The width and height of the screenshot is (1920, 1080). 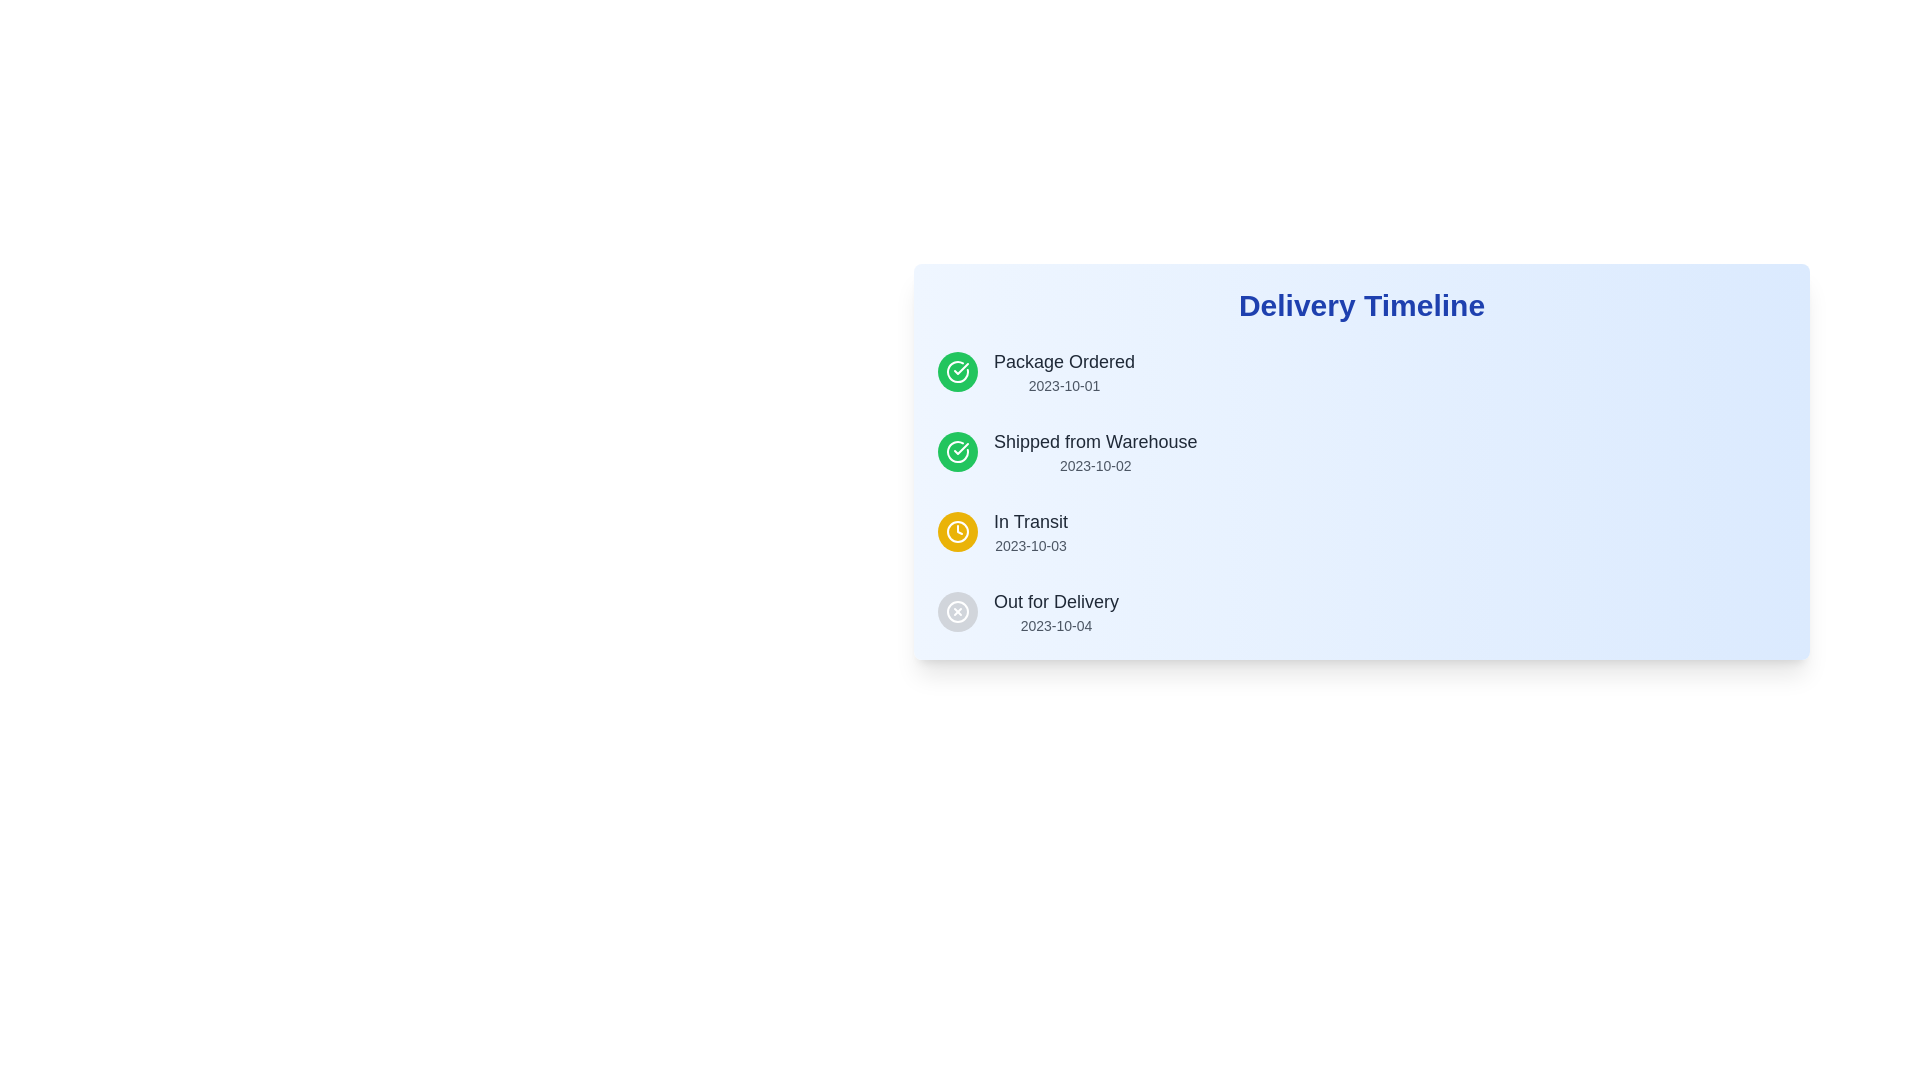 I want to click on the 'Out for Delivery' label, which is the fourth entry in the delivery timeline, displayed in gray with a larger font size, so click(x=1055, y=600).